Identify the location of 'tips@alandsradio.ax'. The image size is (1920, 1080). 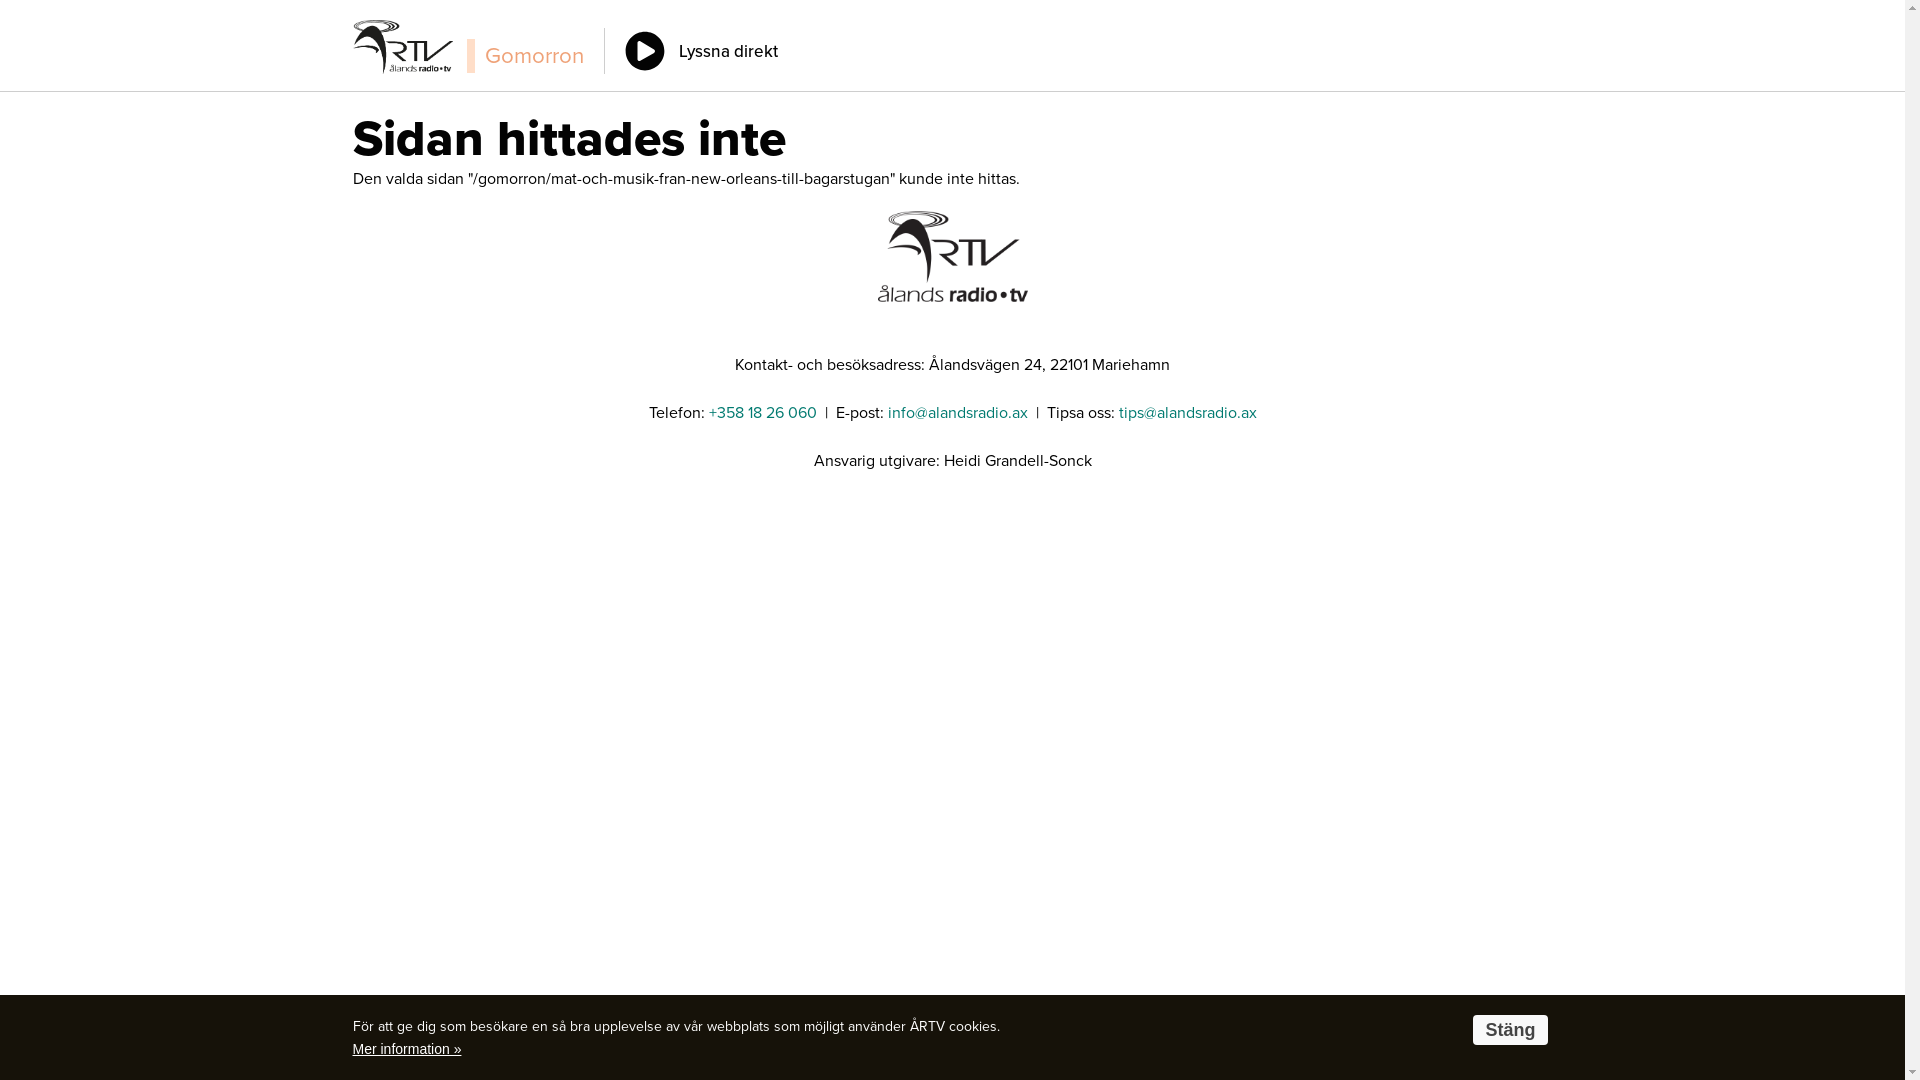
(1186, 411).